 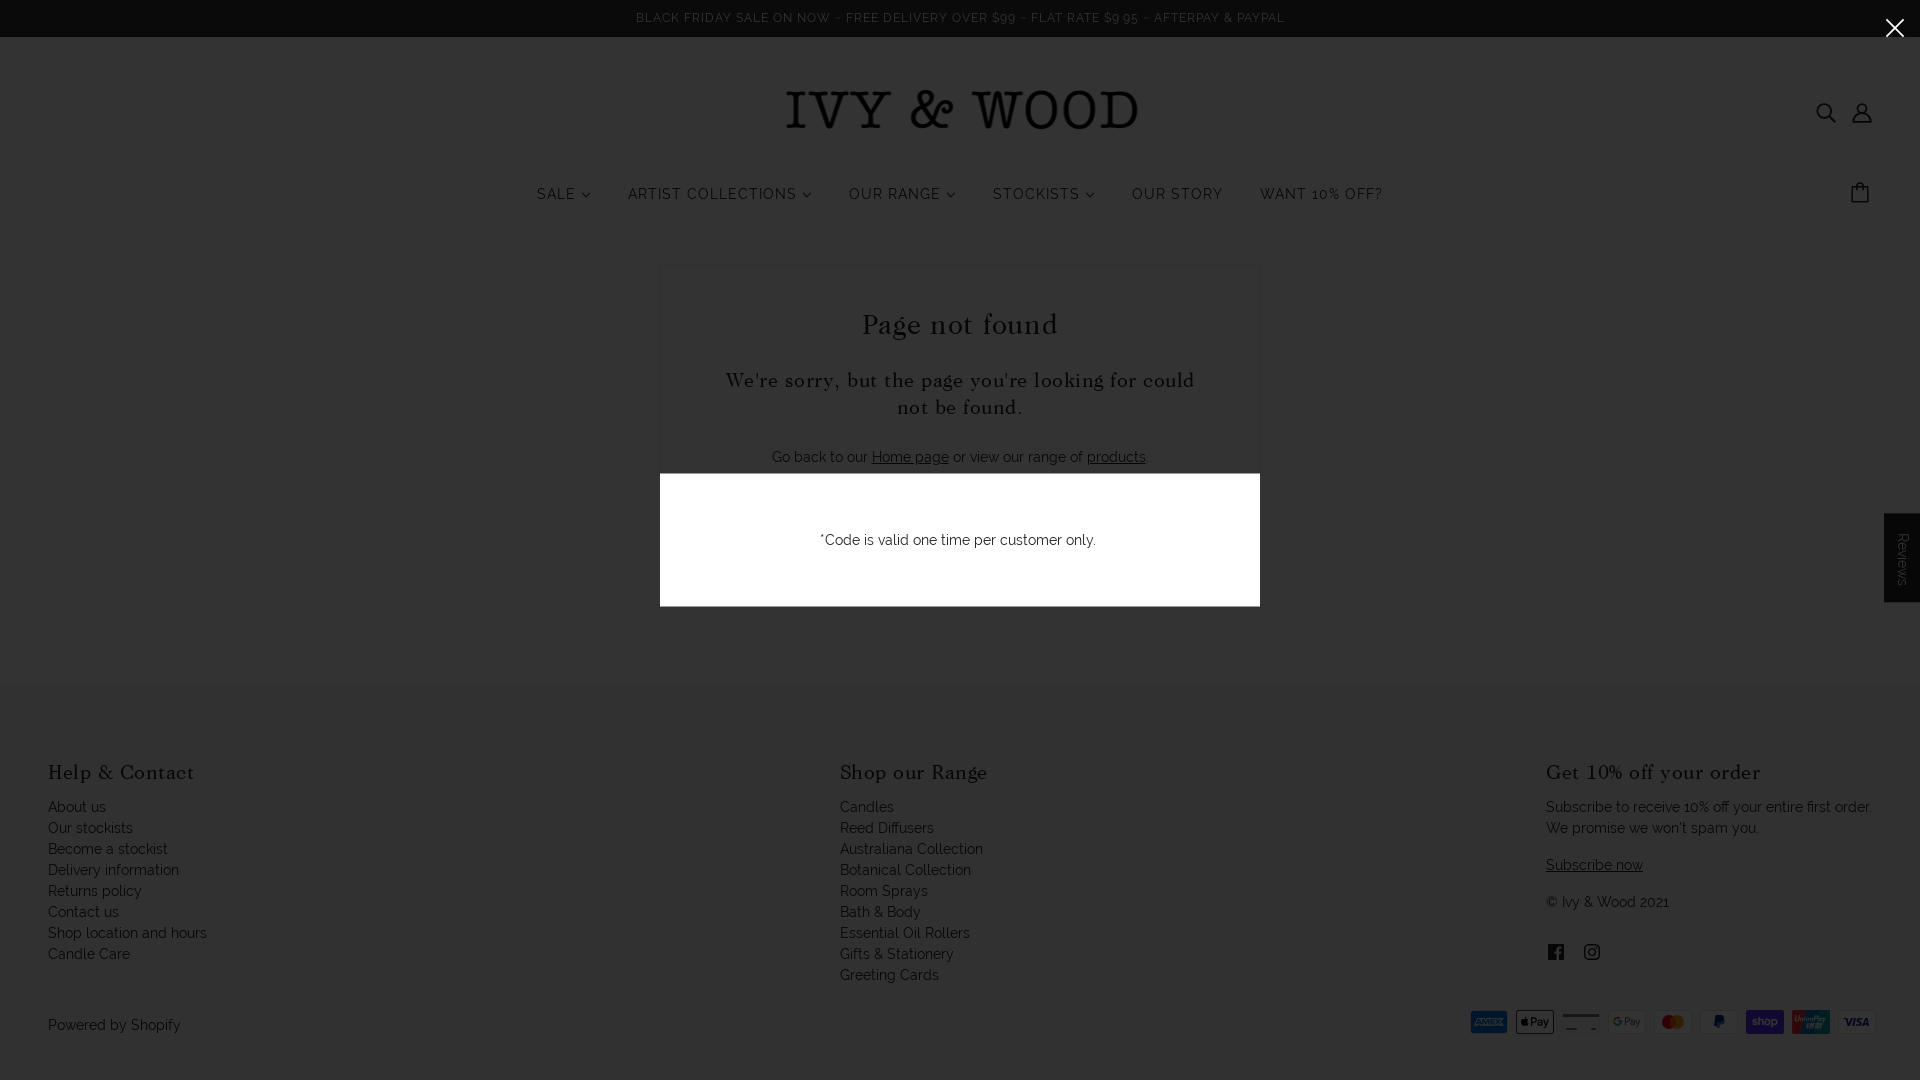 What do you see at coordinates (76, 805) in the screenshot?
I see `'About us'` at bounding box center [76, 805].